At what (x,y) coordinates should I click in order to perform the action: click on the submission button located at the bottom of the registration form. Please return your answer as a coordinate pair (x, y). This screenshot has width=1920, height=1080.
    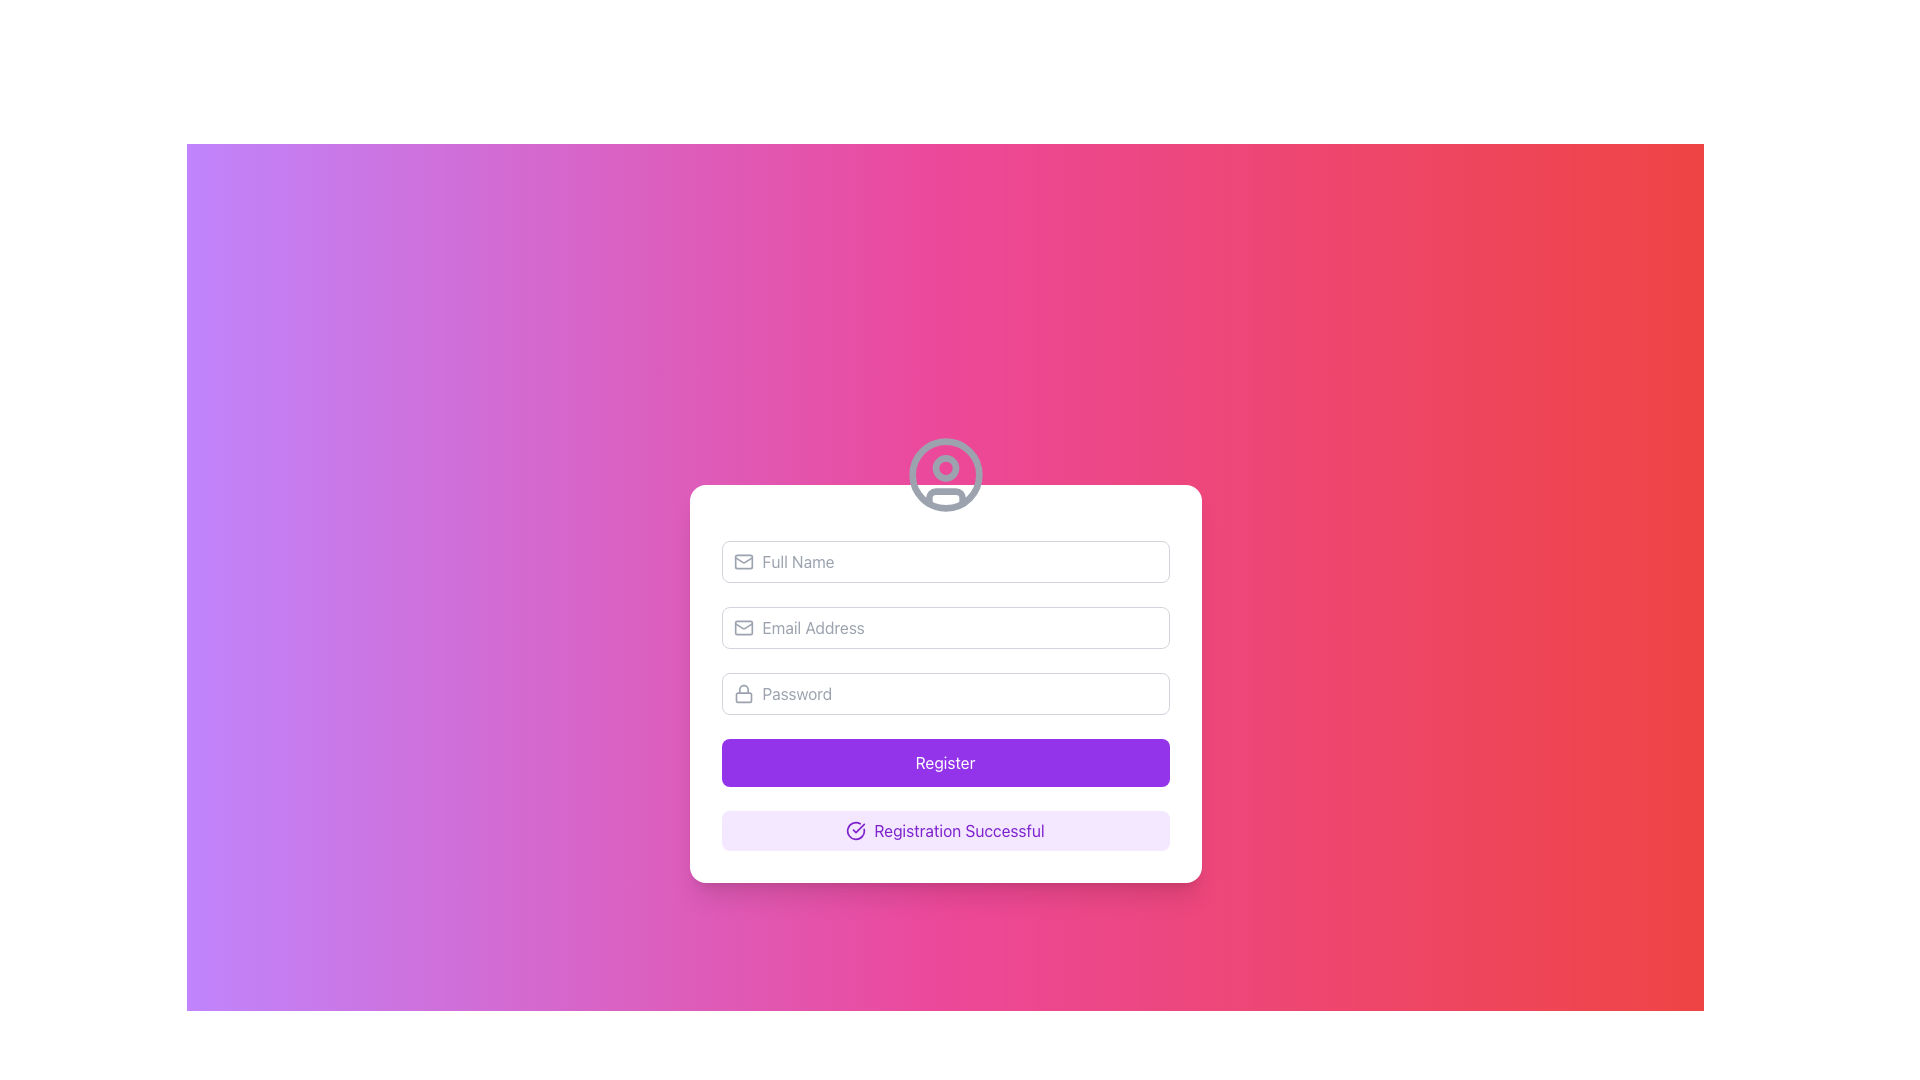
    Looking at the image, I should click on (944, 763).